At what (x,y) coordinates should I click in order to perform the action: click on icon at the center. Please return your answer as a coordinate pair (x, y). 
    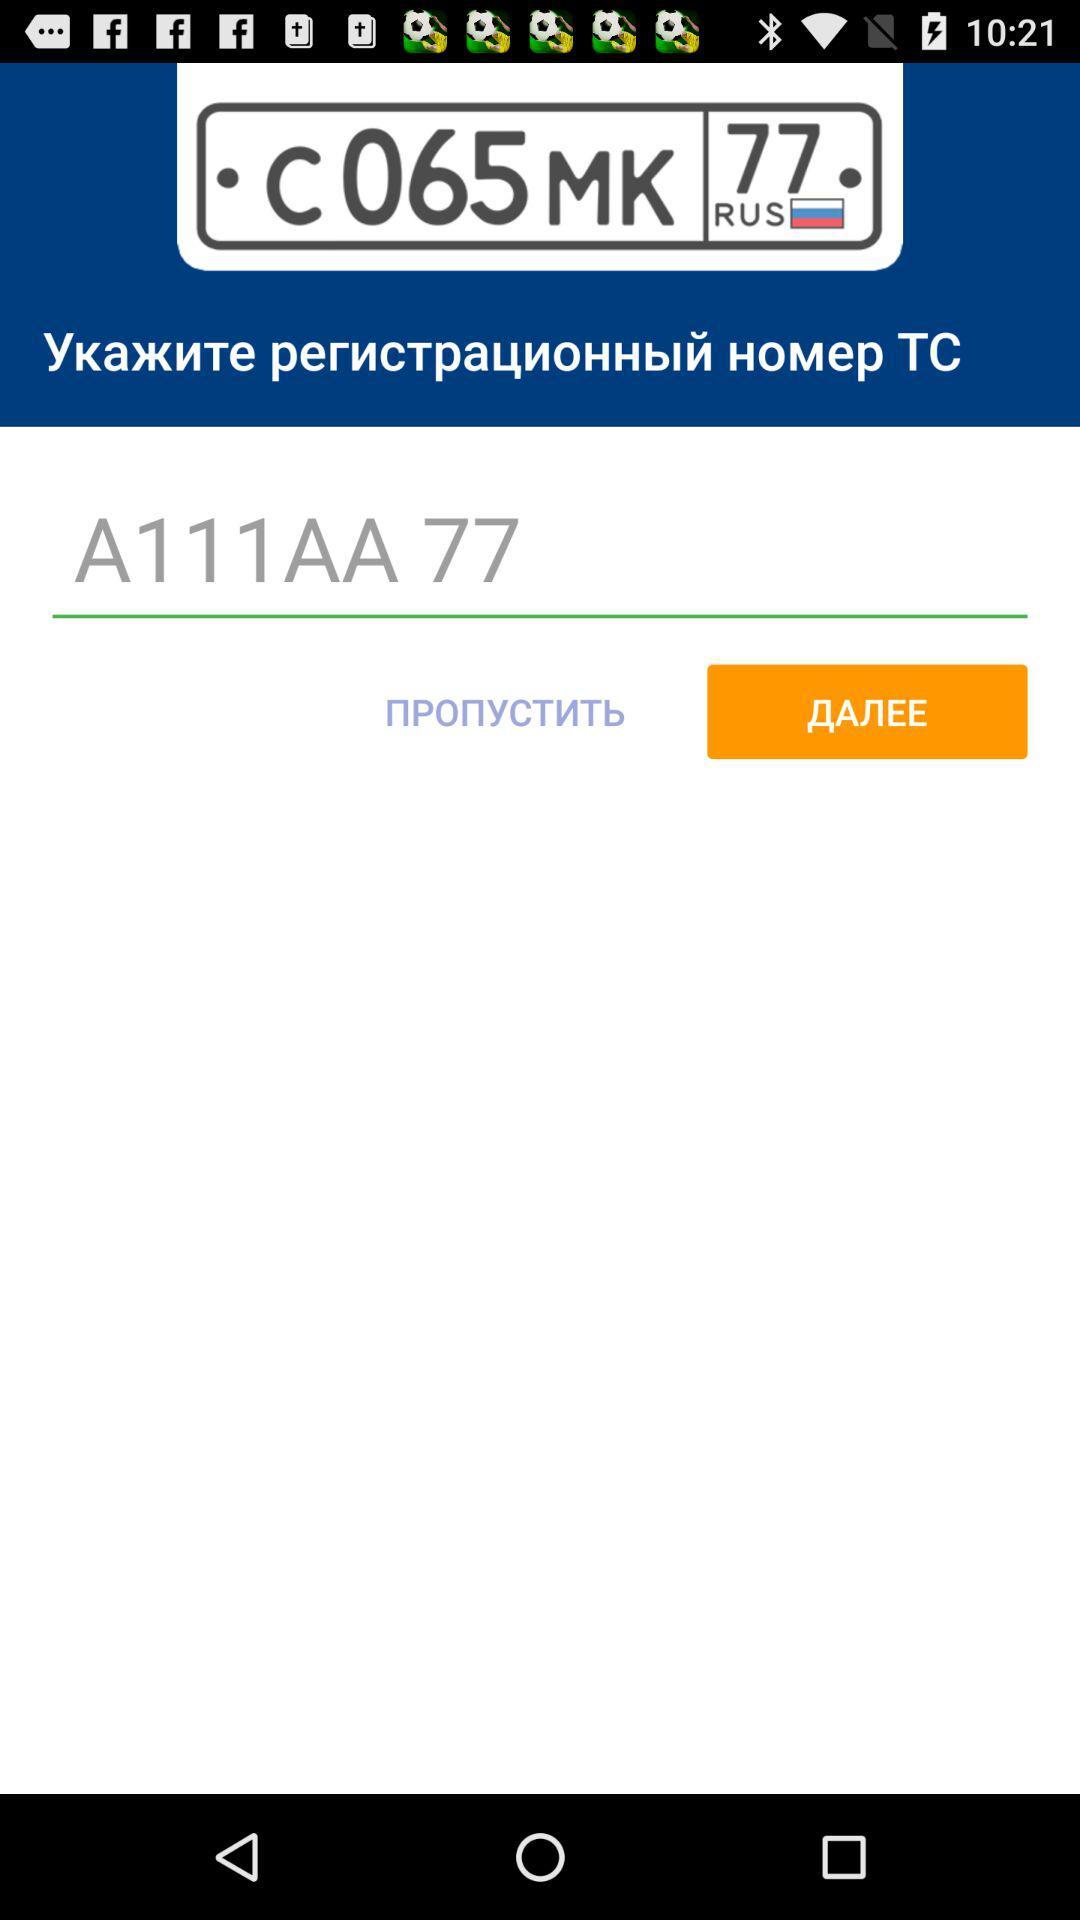
    Looking at the image, I should click on (504, 711).